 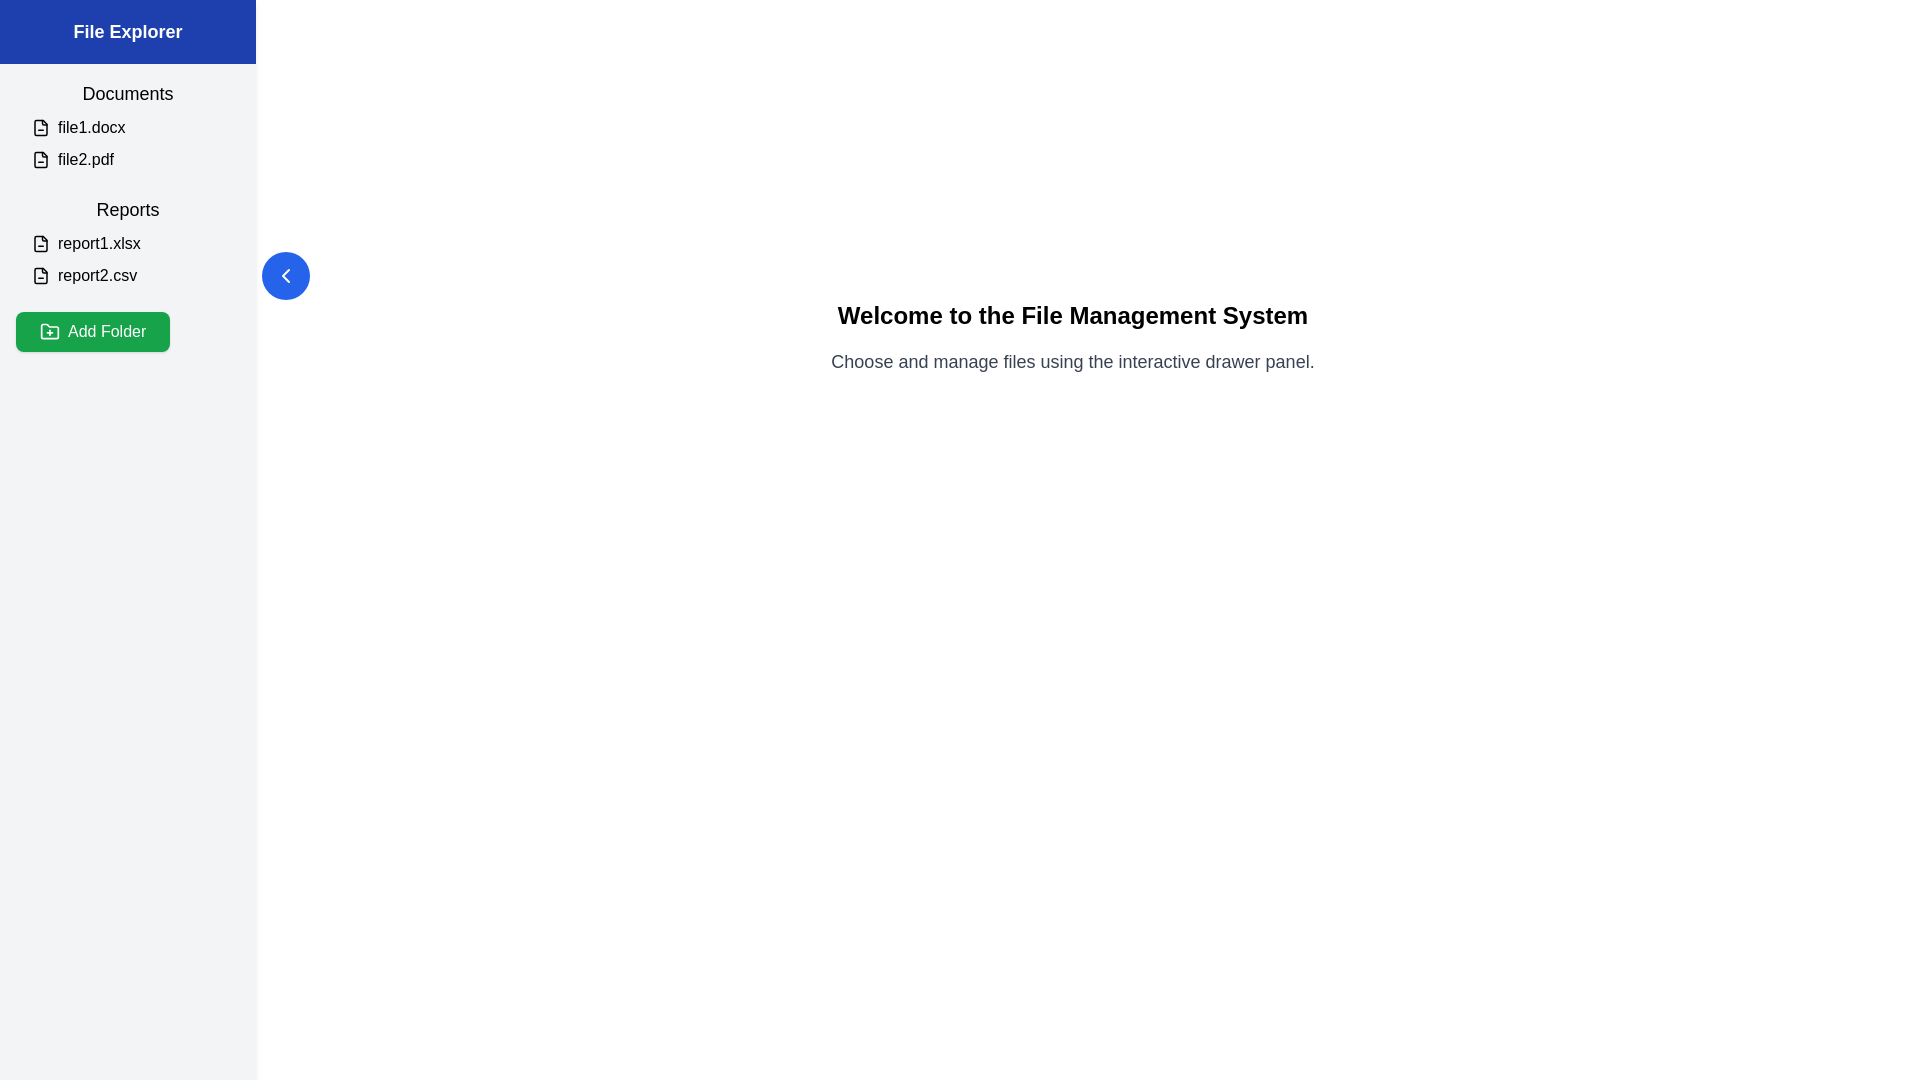 What do you see at coordinates (49, 330) in the screenshot?
I see `the 'Add Folder' icon located to the left of the 'Add Folder' text within the green button near the bottom of the left sidebar` at bounding box center [49, 330].